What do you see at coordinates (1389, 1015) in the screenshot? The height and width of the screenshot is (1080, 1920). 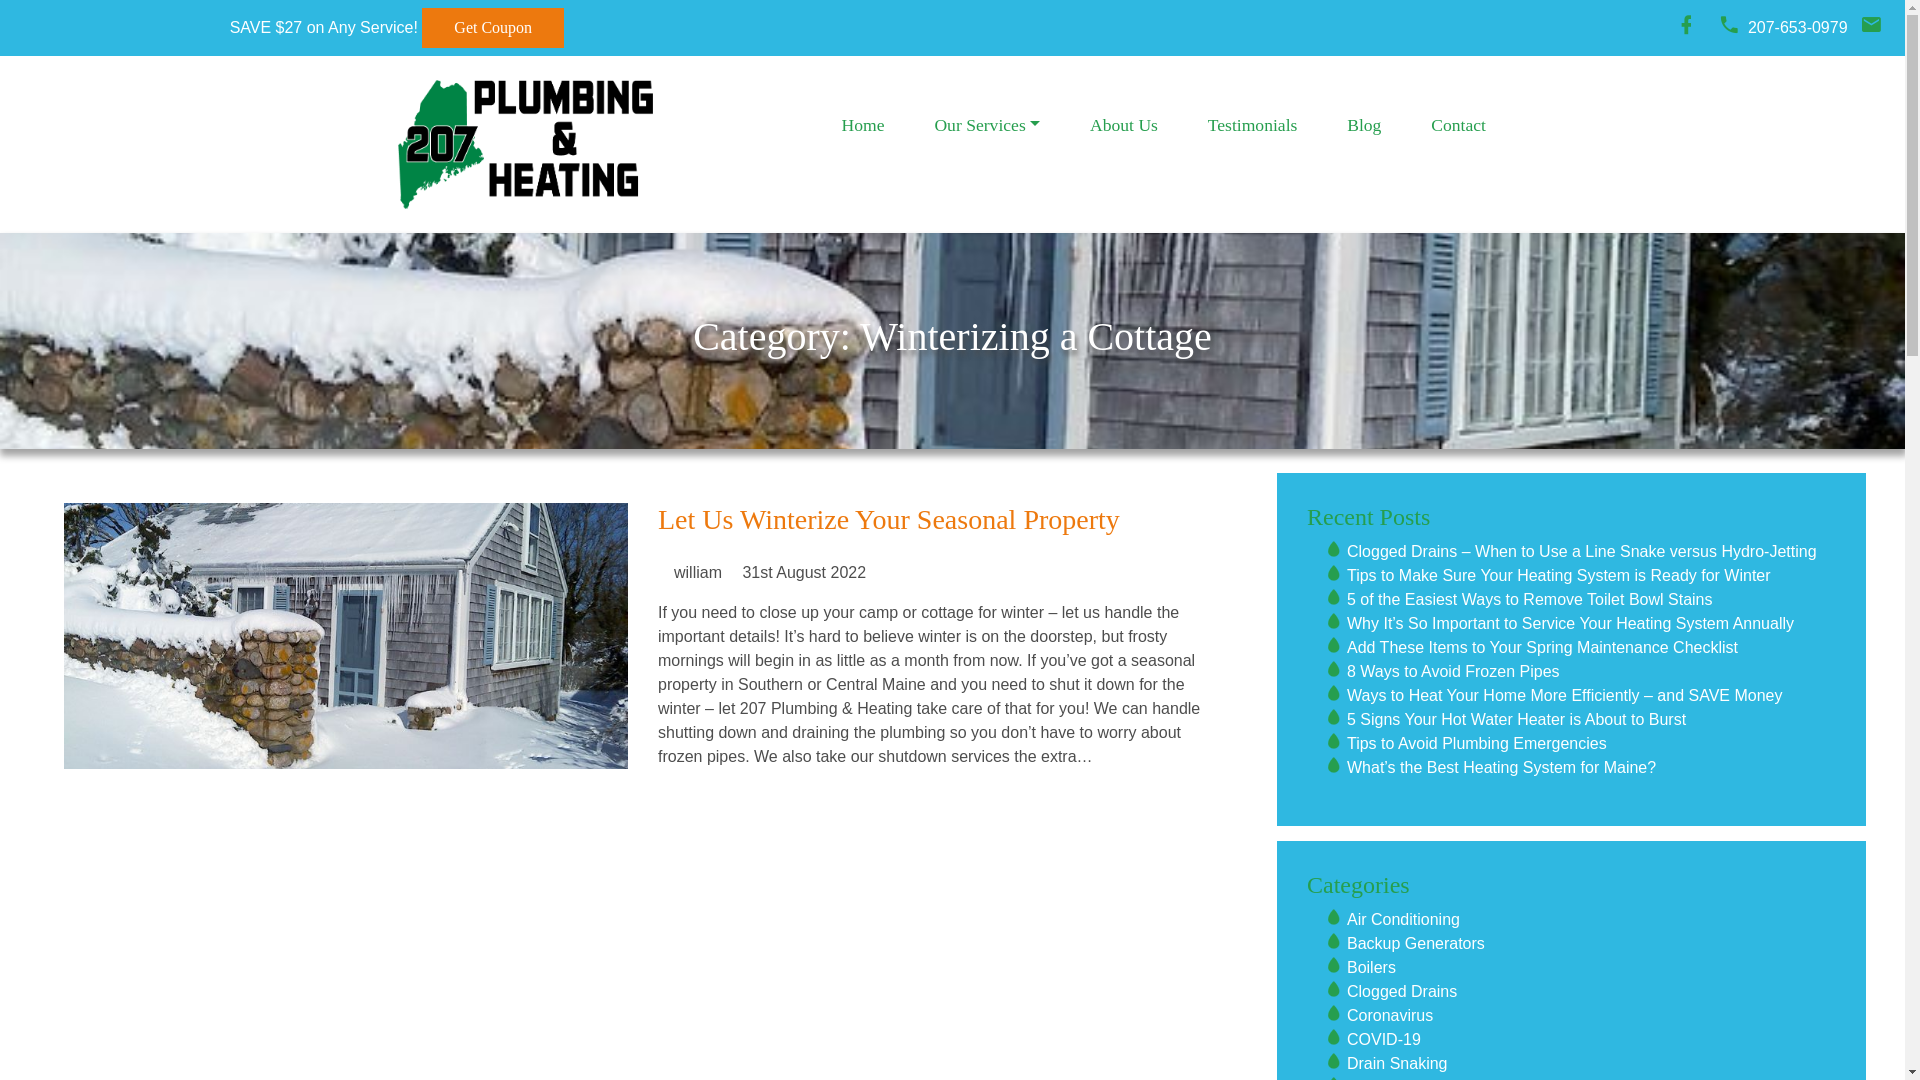 I see `'Coronavirus'` at bounding box center [1389, 1015].